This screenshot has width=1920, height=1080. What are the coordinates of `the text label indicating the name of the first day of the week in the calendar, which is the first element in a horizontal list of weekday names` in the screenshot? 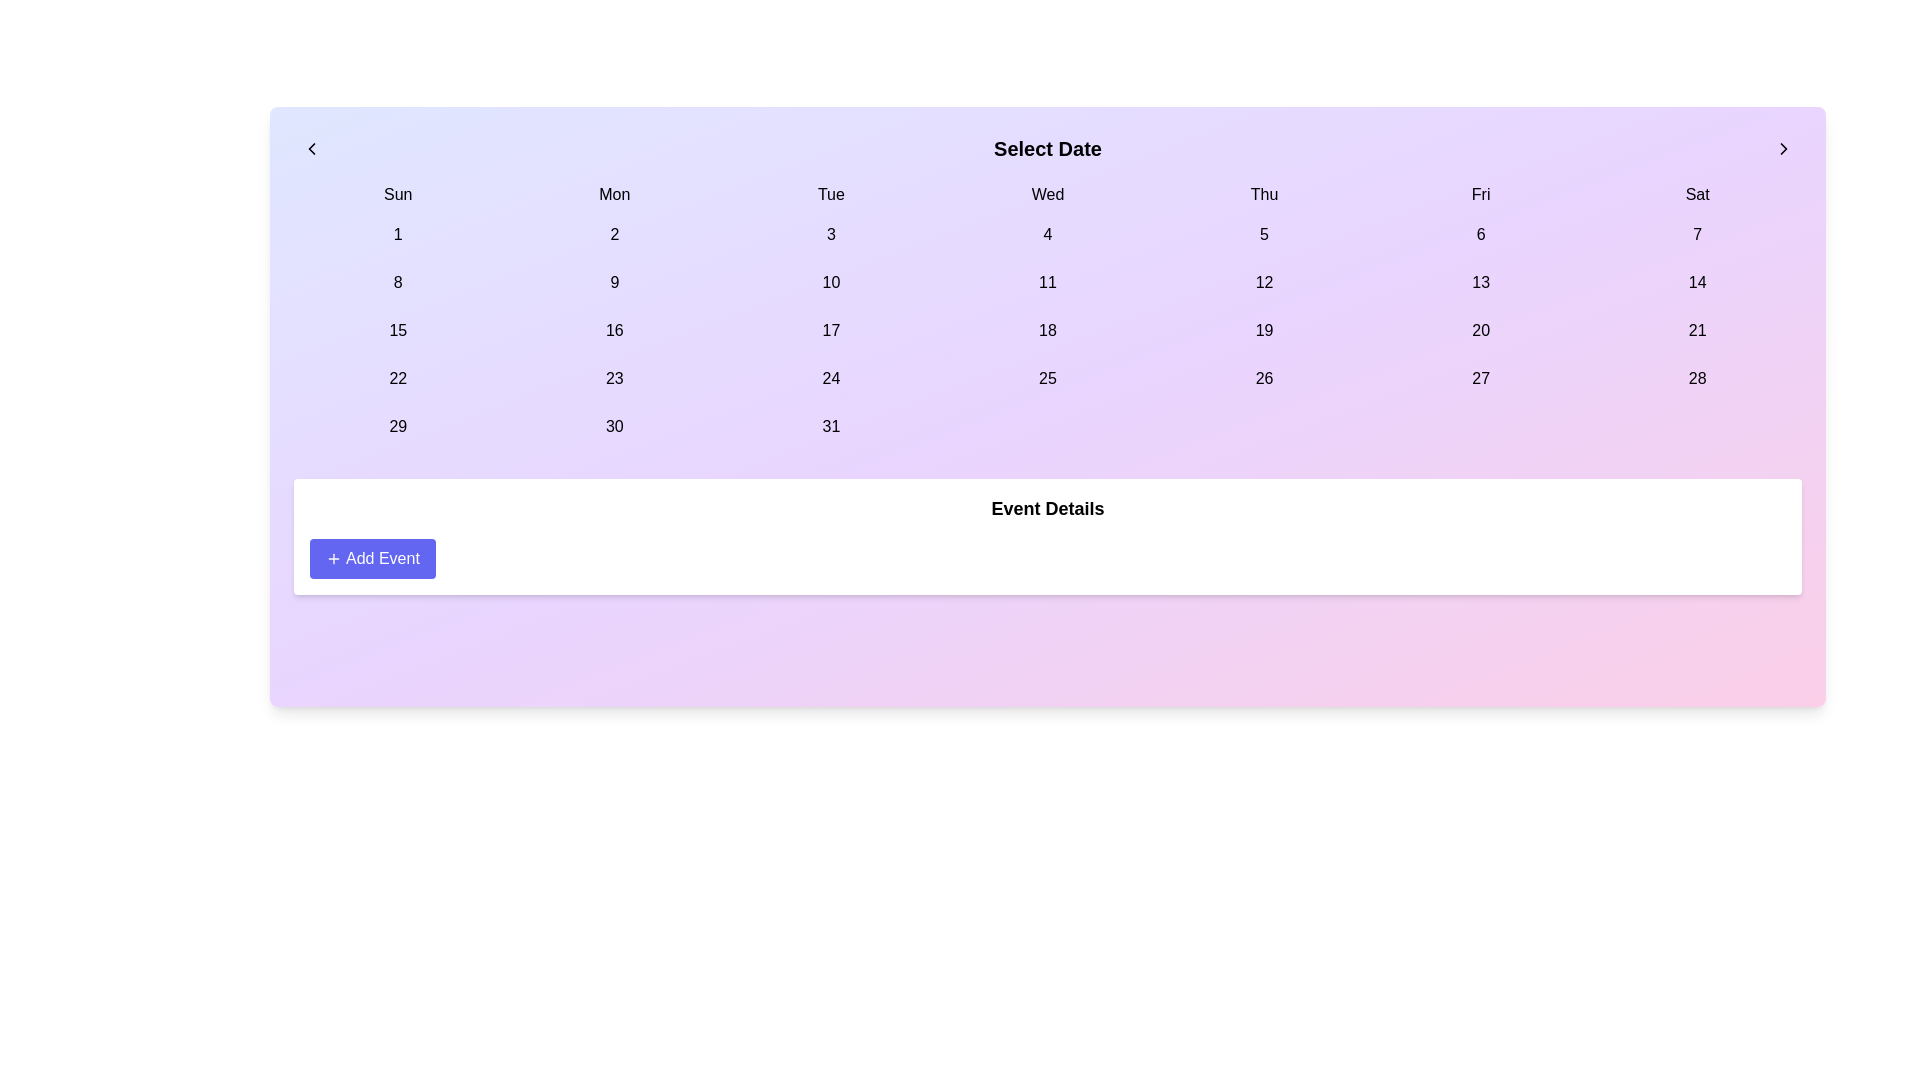 It's located at (398, 195).